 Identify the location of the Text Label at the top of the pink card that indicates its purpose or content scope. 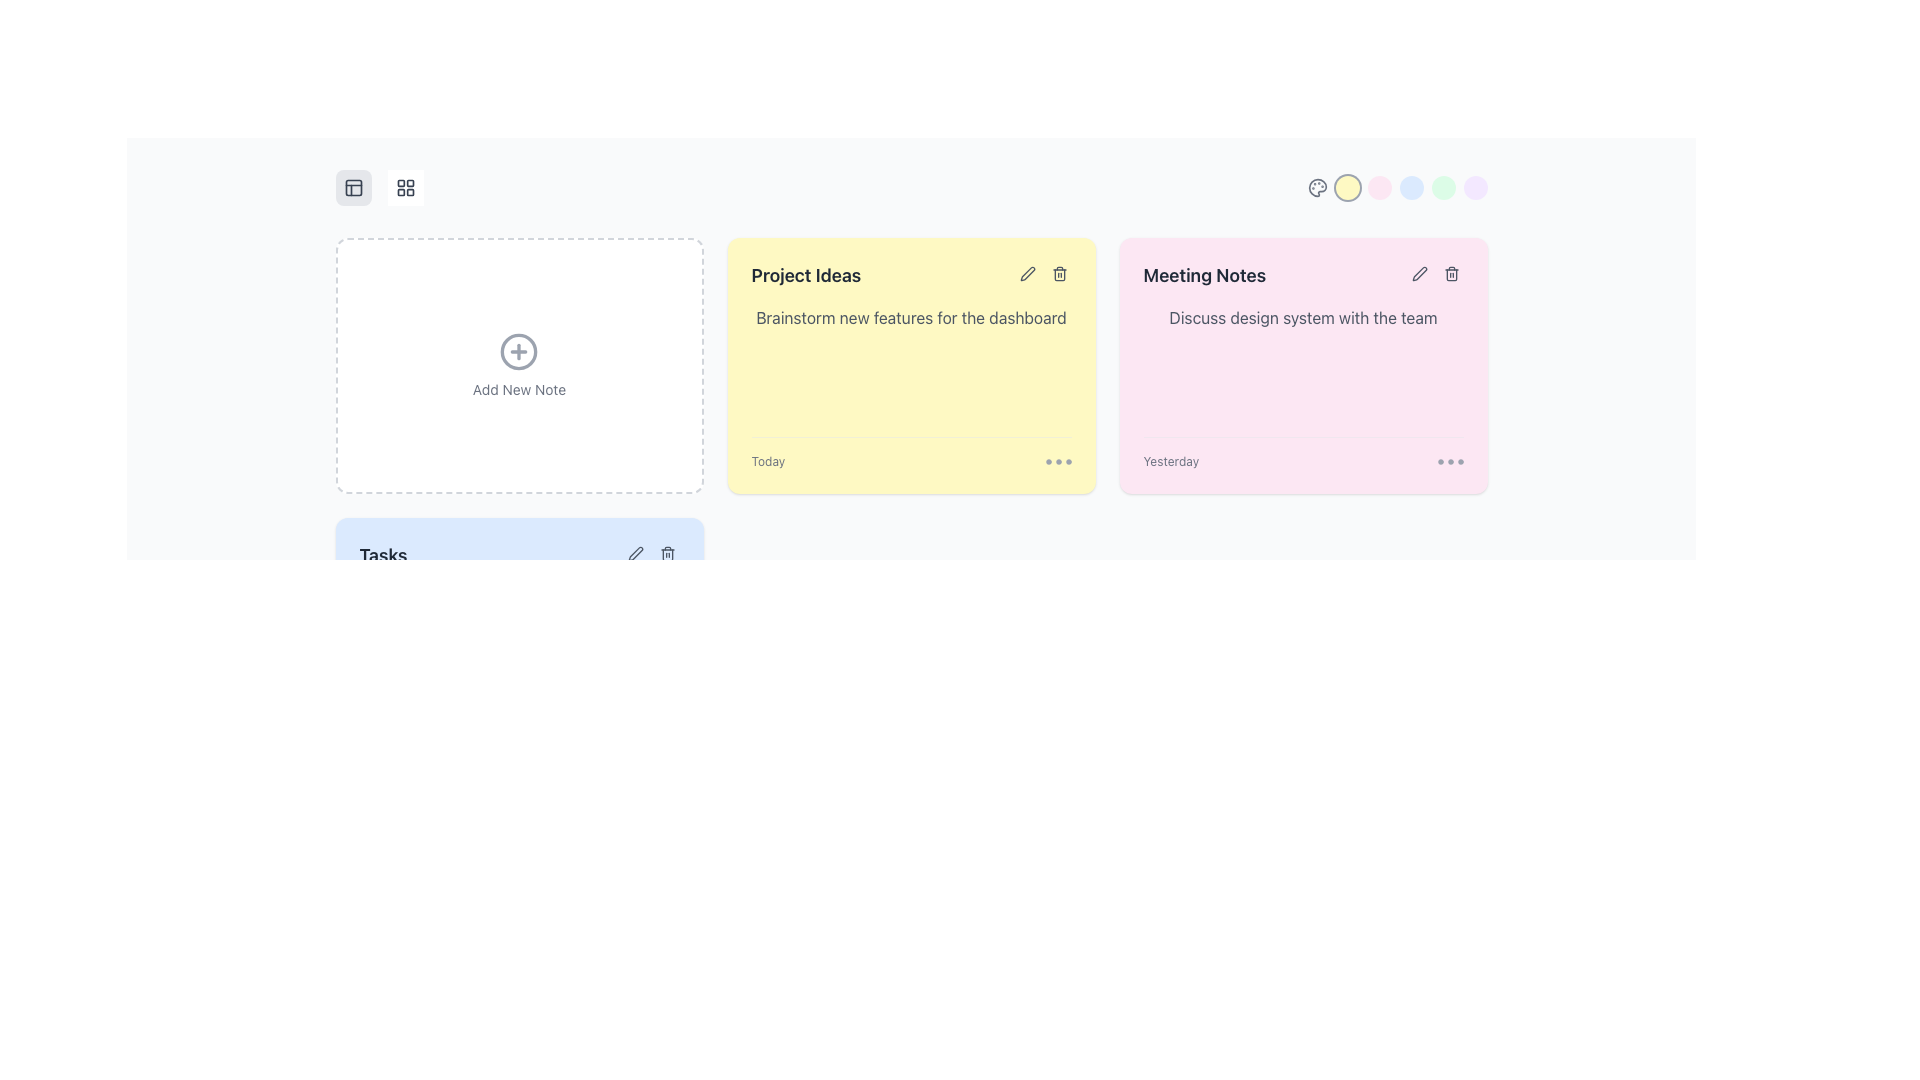
(1203, 276).